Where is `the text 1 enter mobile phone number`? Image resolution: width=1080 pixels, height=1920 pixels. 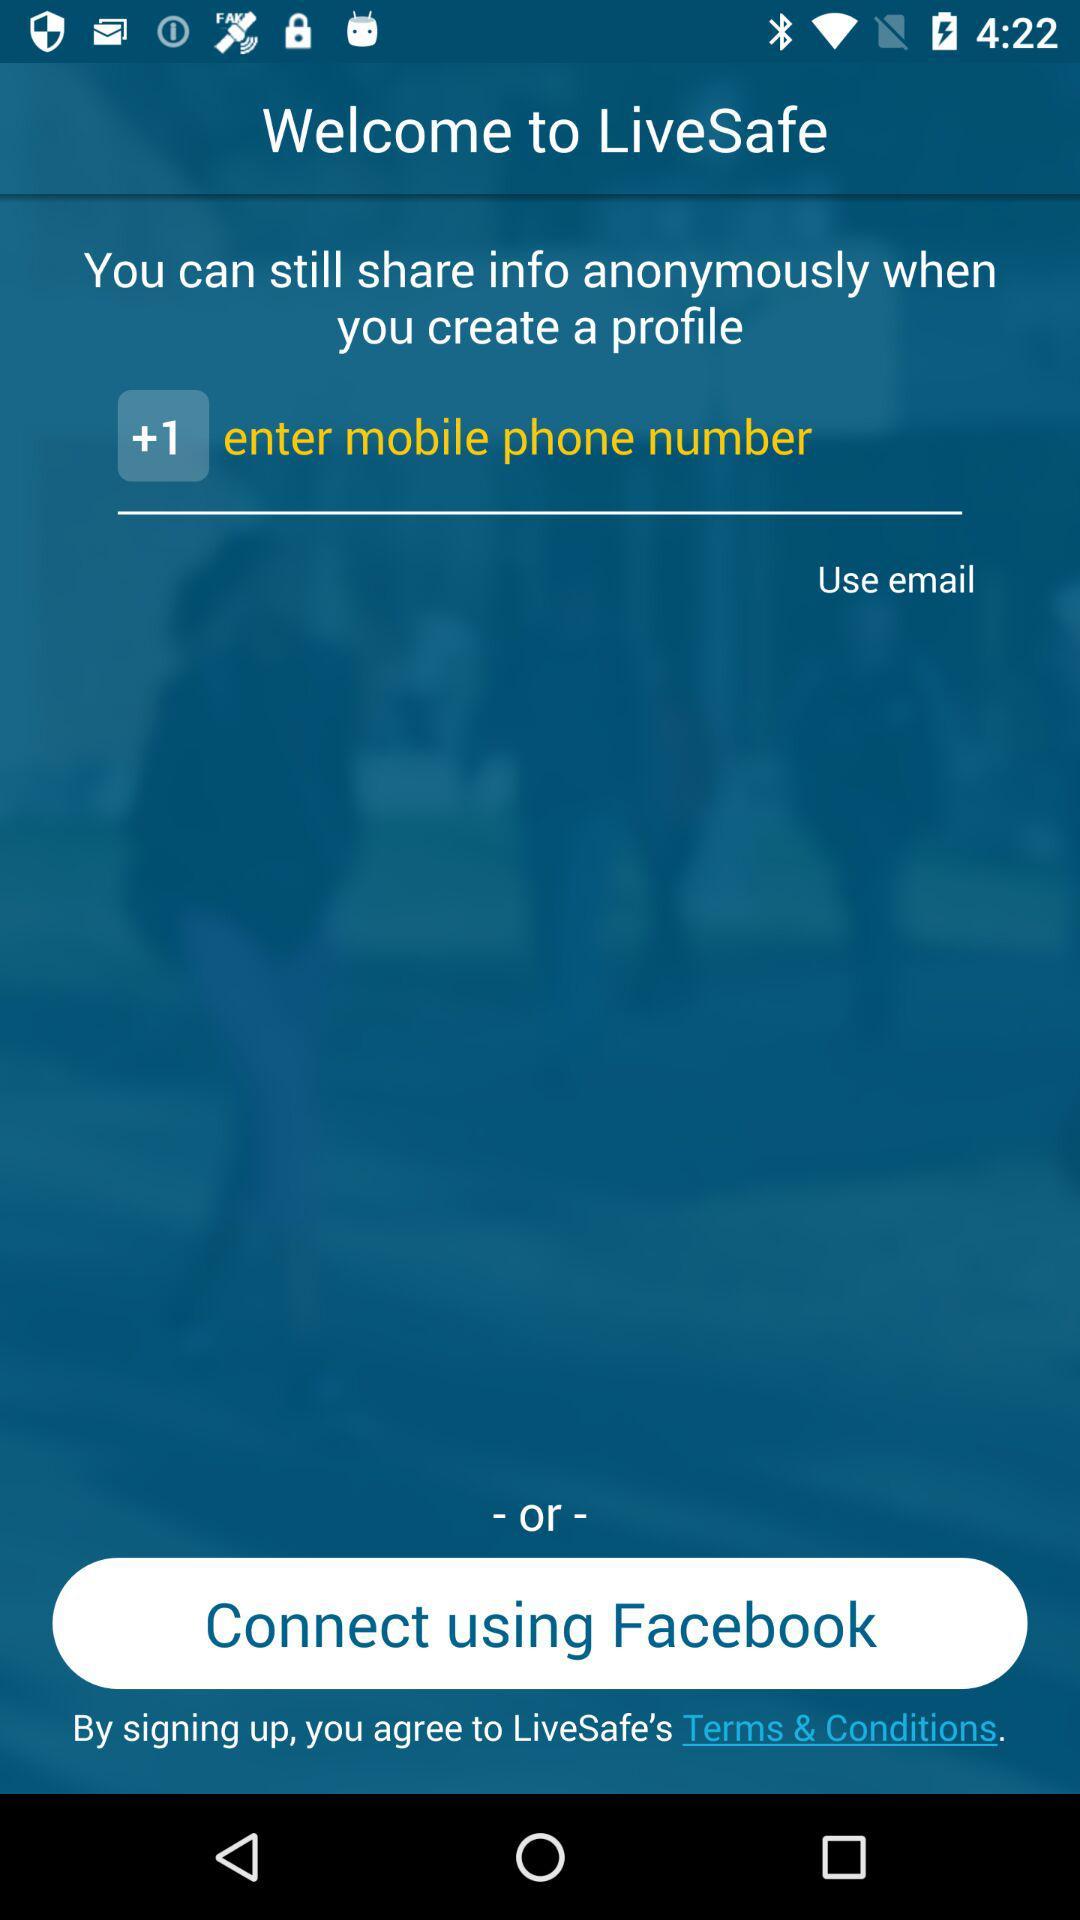
the text 1 enter mobile phone number is located at coordinates (540, 435).